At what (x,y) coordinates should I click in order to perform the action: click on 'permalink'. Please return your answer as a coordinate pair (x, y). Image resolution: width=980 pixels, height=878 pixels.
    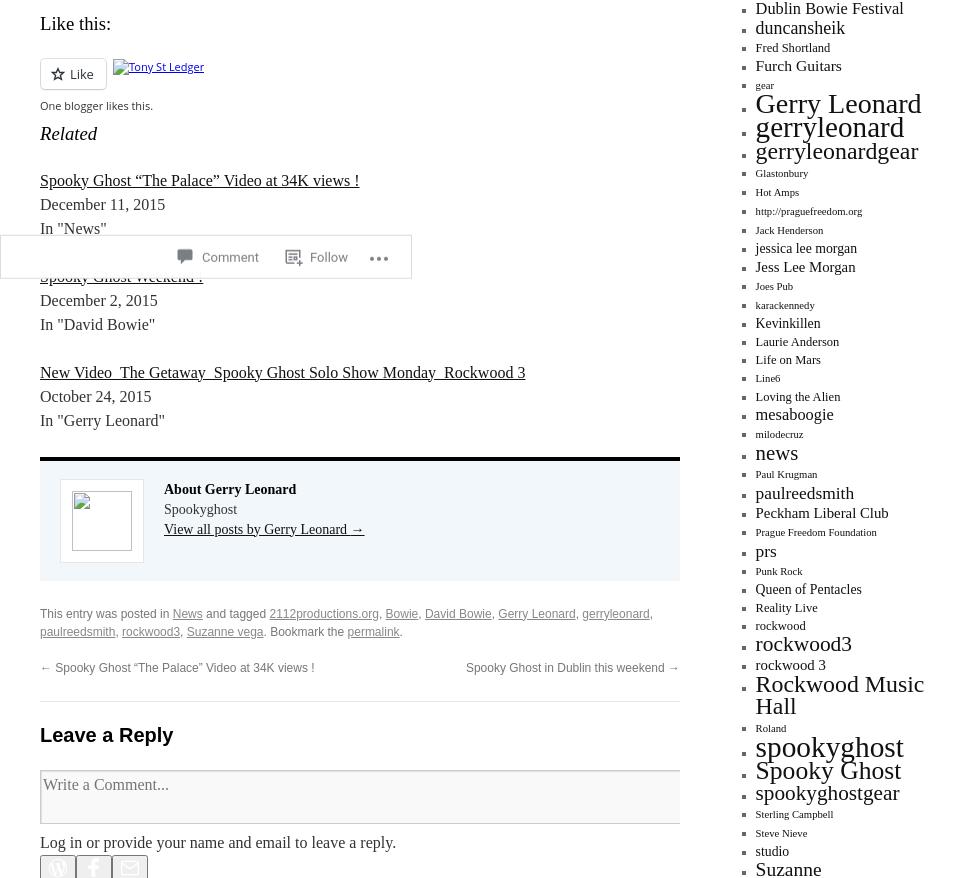
    Looking at the image, I should click on (347, 630).